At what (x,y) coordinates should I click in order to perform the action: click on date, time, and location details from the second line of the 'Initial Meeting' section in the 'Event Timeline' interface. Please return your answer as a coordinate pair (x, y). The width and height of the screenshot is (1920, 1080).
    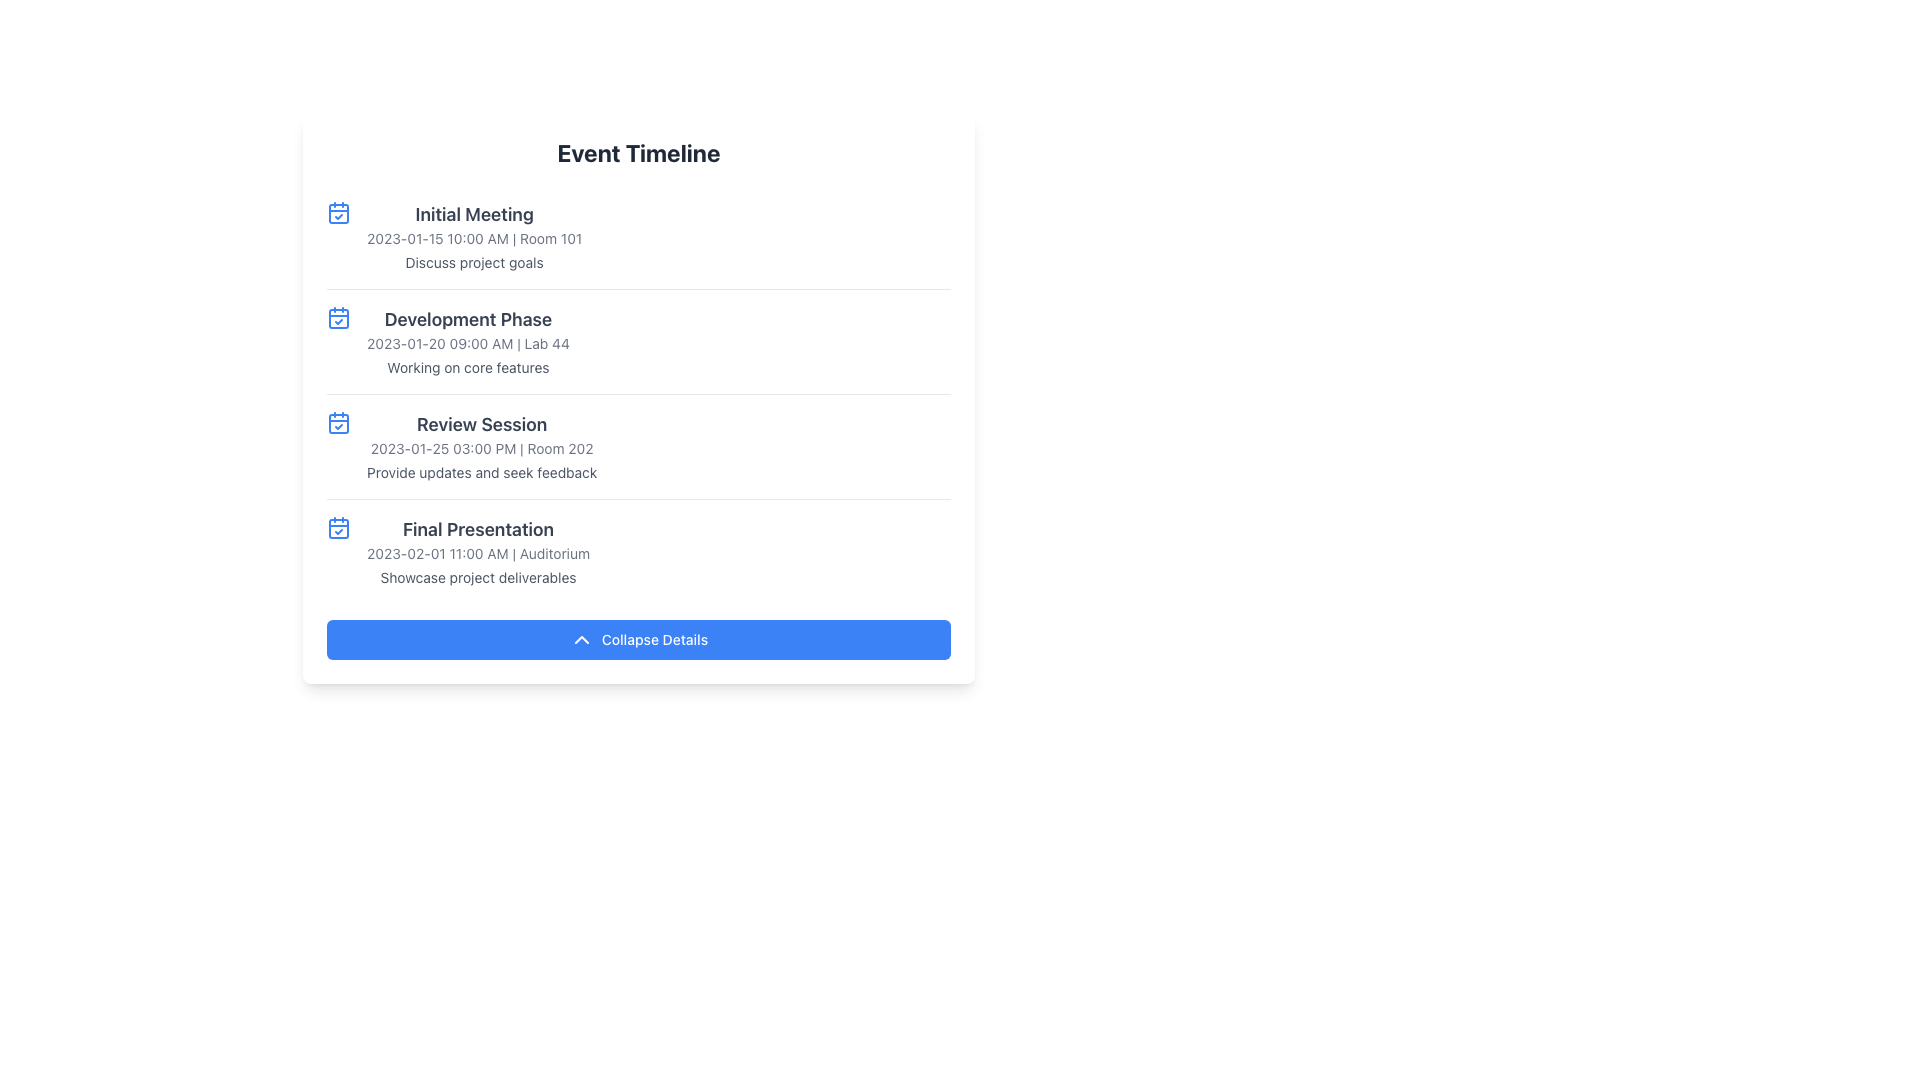
    Looking at the image, I should click on (473, 238).